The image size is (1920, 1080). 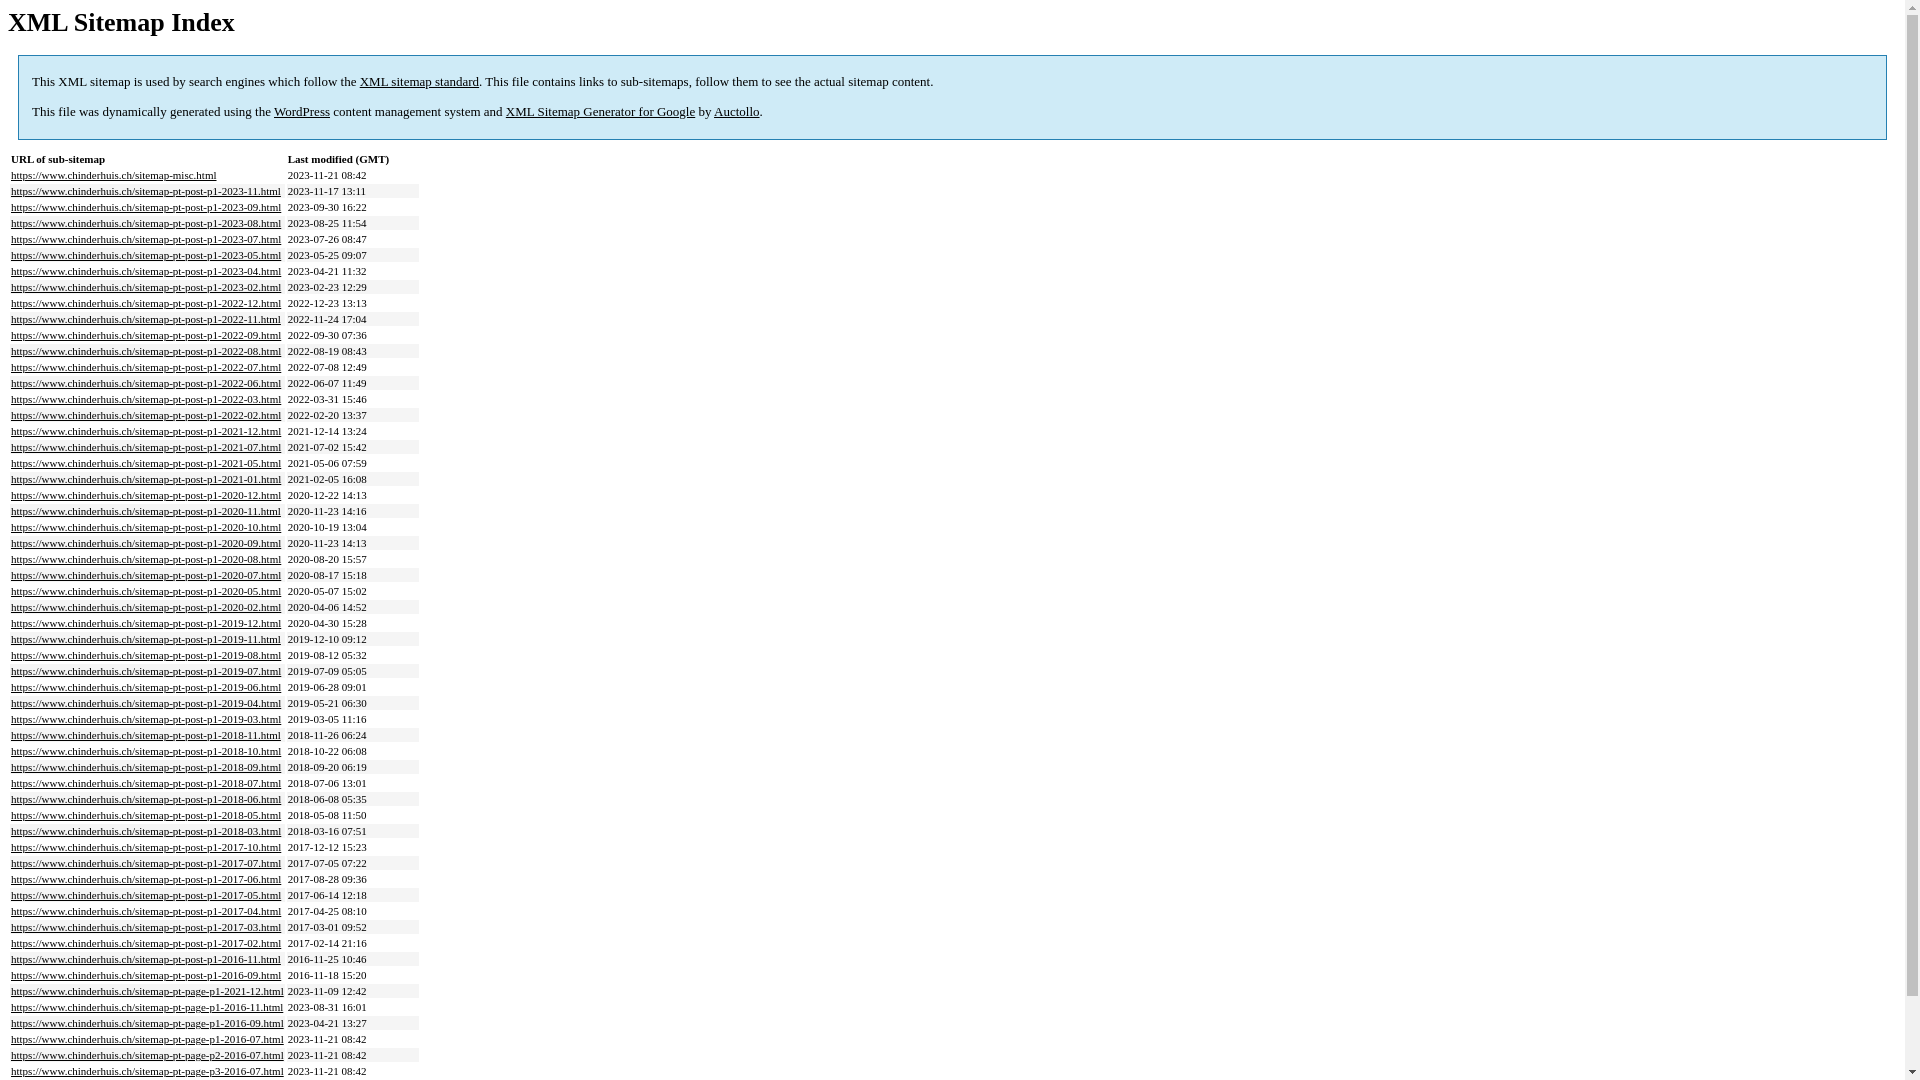 I want to click on 'https://www.chinderhuis.ch/sitemap-pt-post-p1-2019-06.html', so click(x=144, y=685).